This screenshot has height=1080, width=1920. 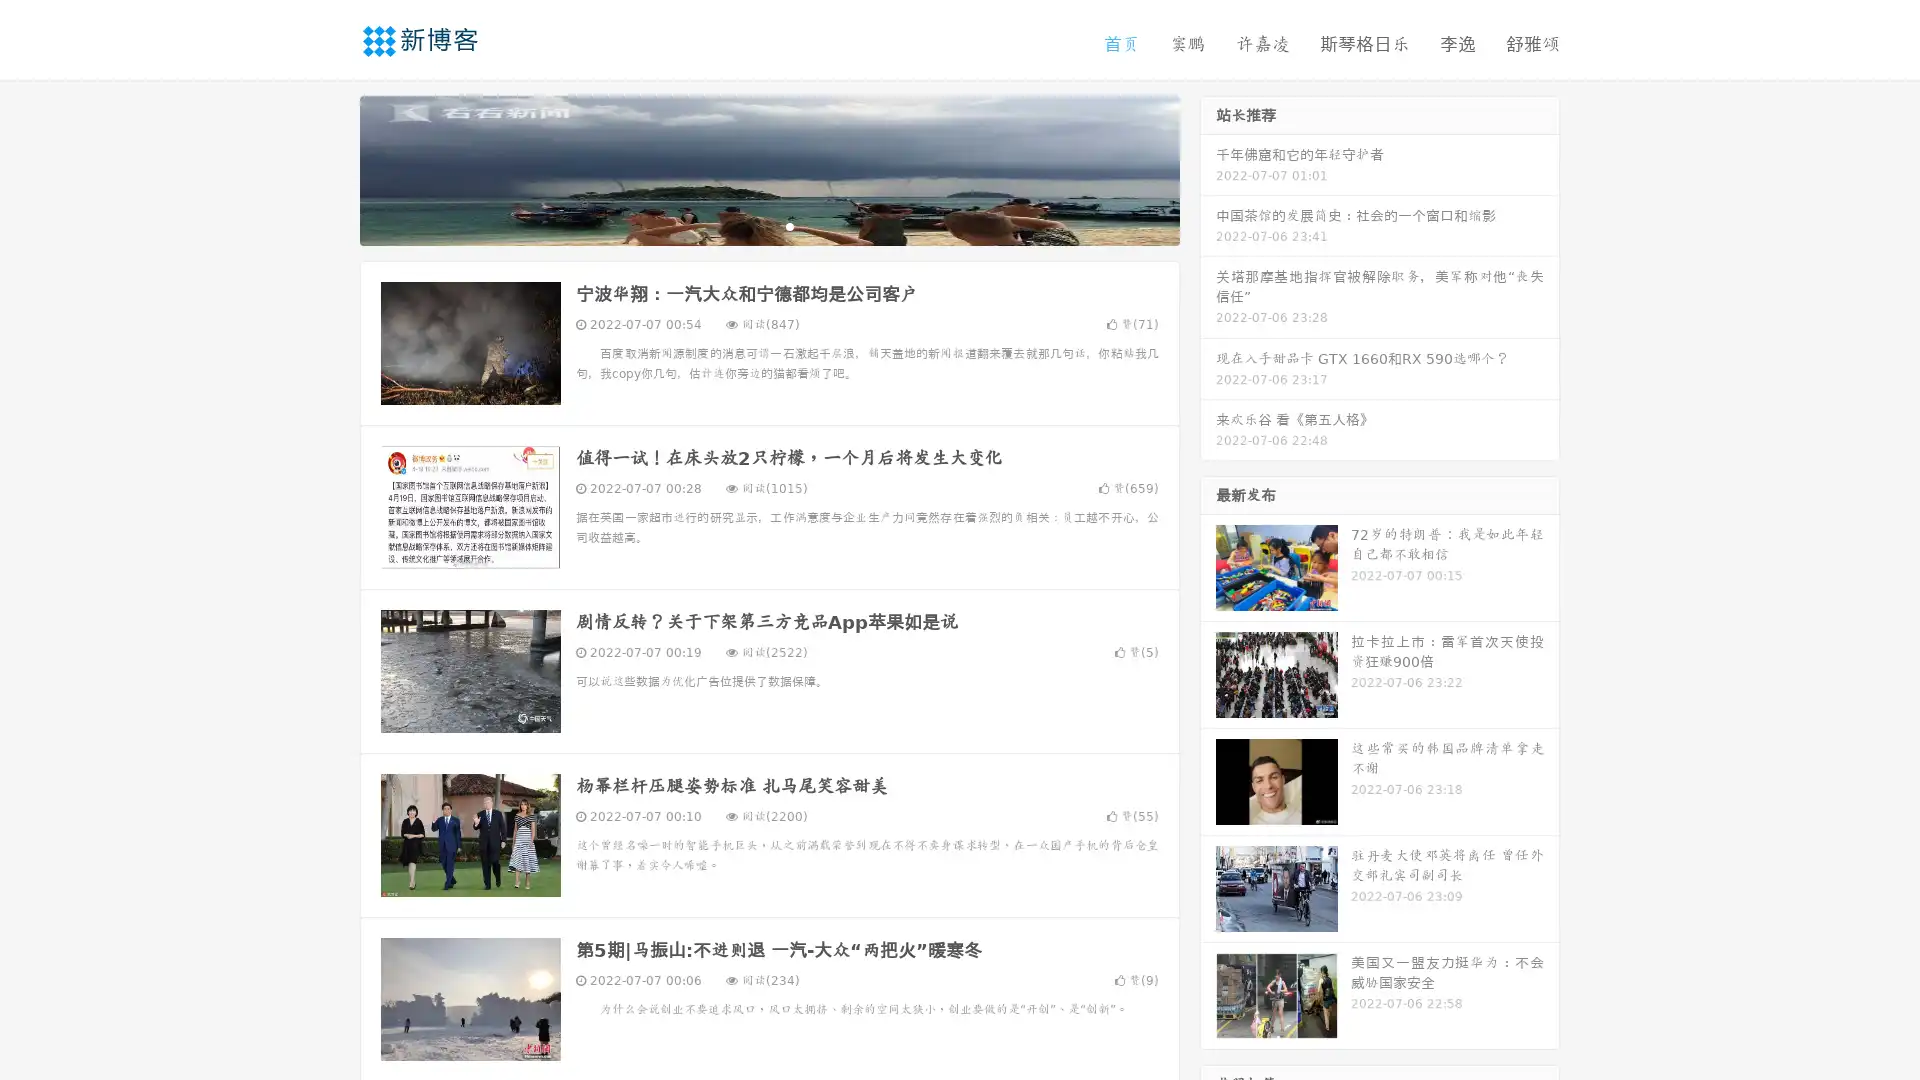 I want to click on Go to slide 1, so click(x=748, y=225).